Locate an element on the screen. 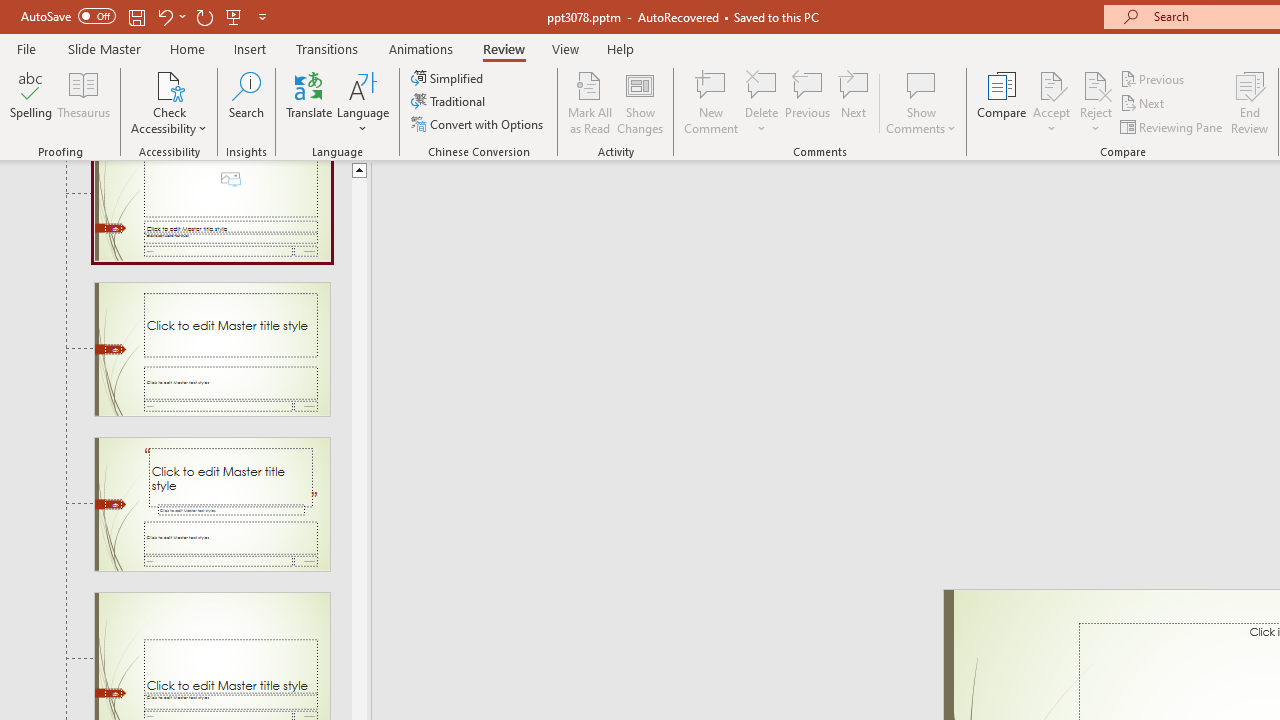 This screenshot has width=1280, height=720. 'Thesaurus...' is located at coordinates (82, 103).